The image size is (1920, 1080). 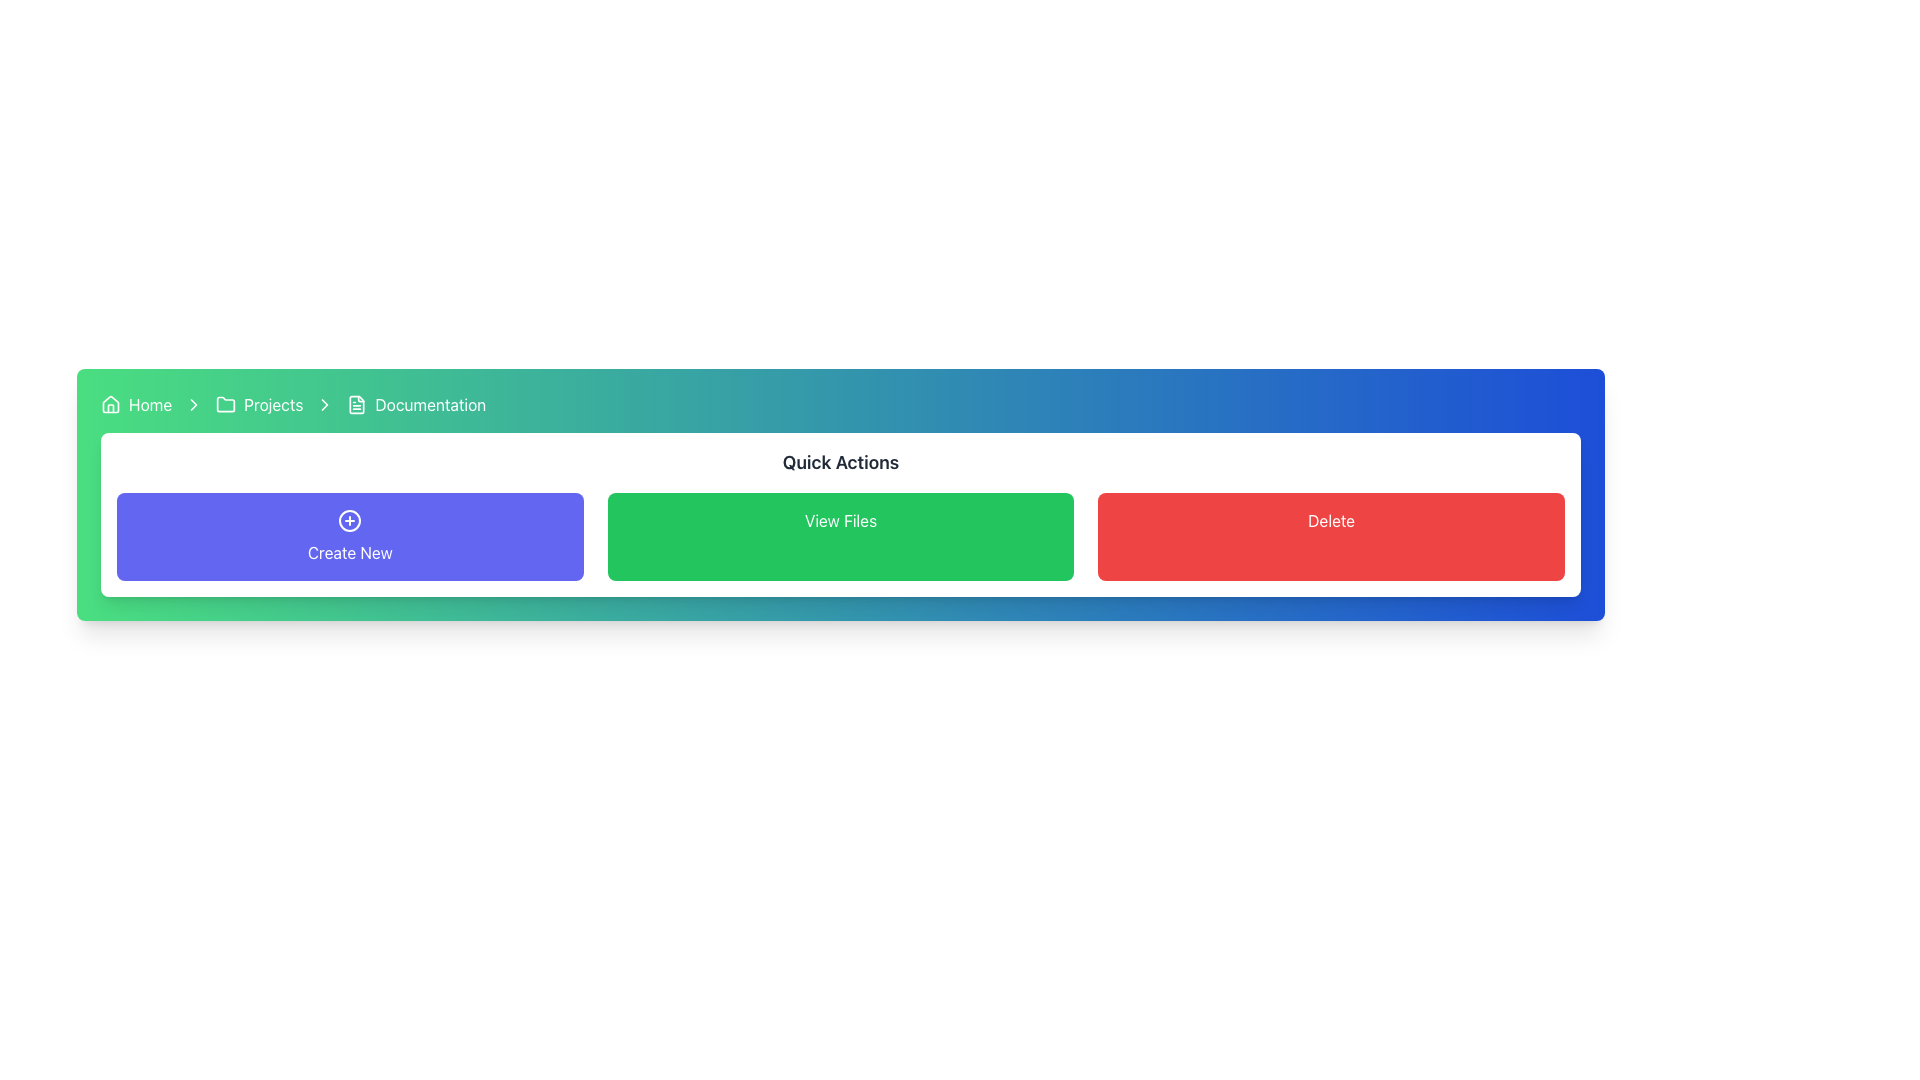 What do you see at coordinates (415, 405) in the screenshot?
I see `the breadcrumb item labeled 'Documentation'` at bounding box center [415, 405].